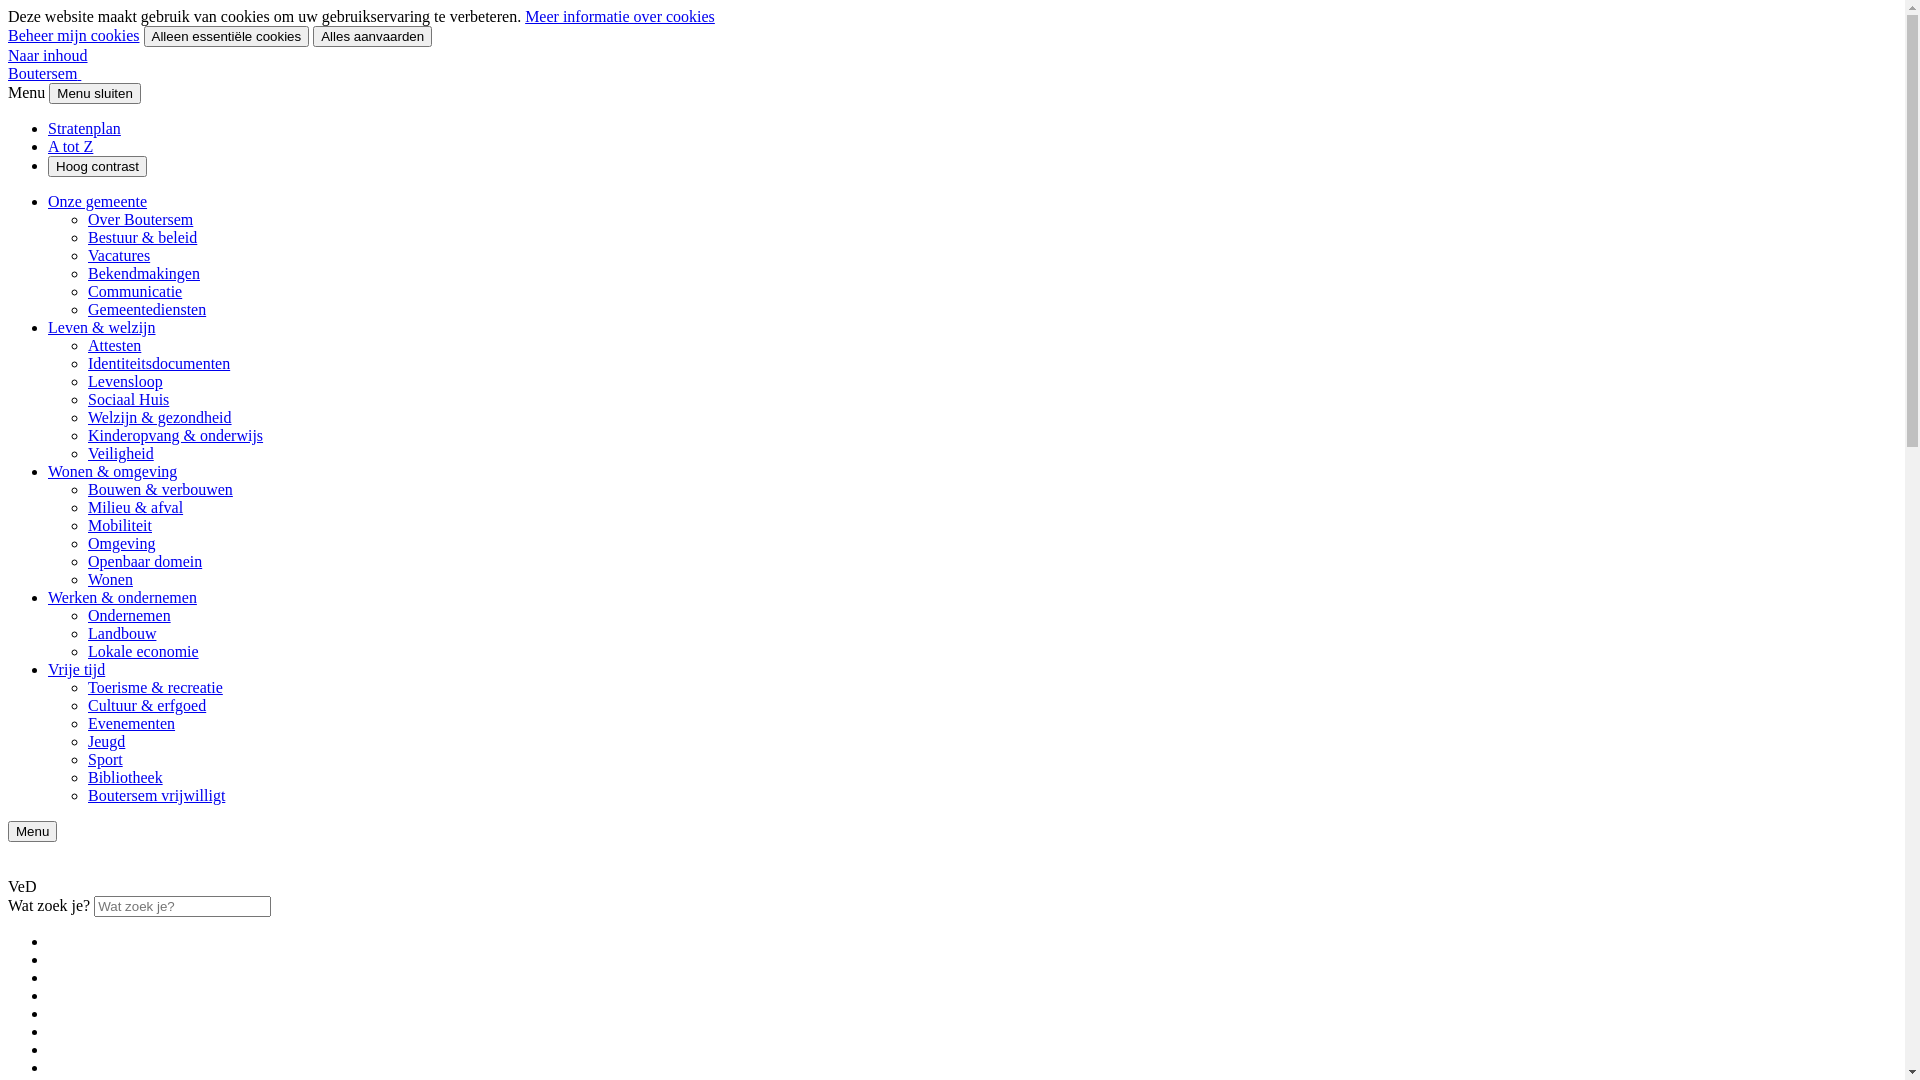 The image size is (1920, 1080). I want to click on 'Hoog contrast', so click(48, 165).